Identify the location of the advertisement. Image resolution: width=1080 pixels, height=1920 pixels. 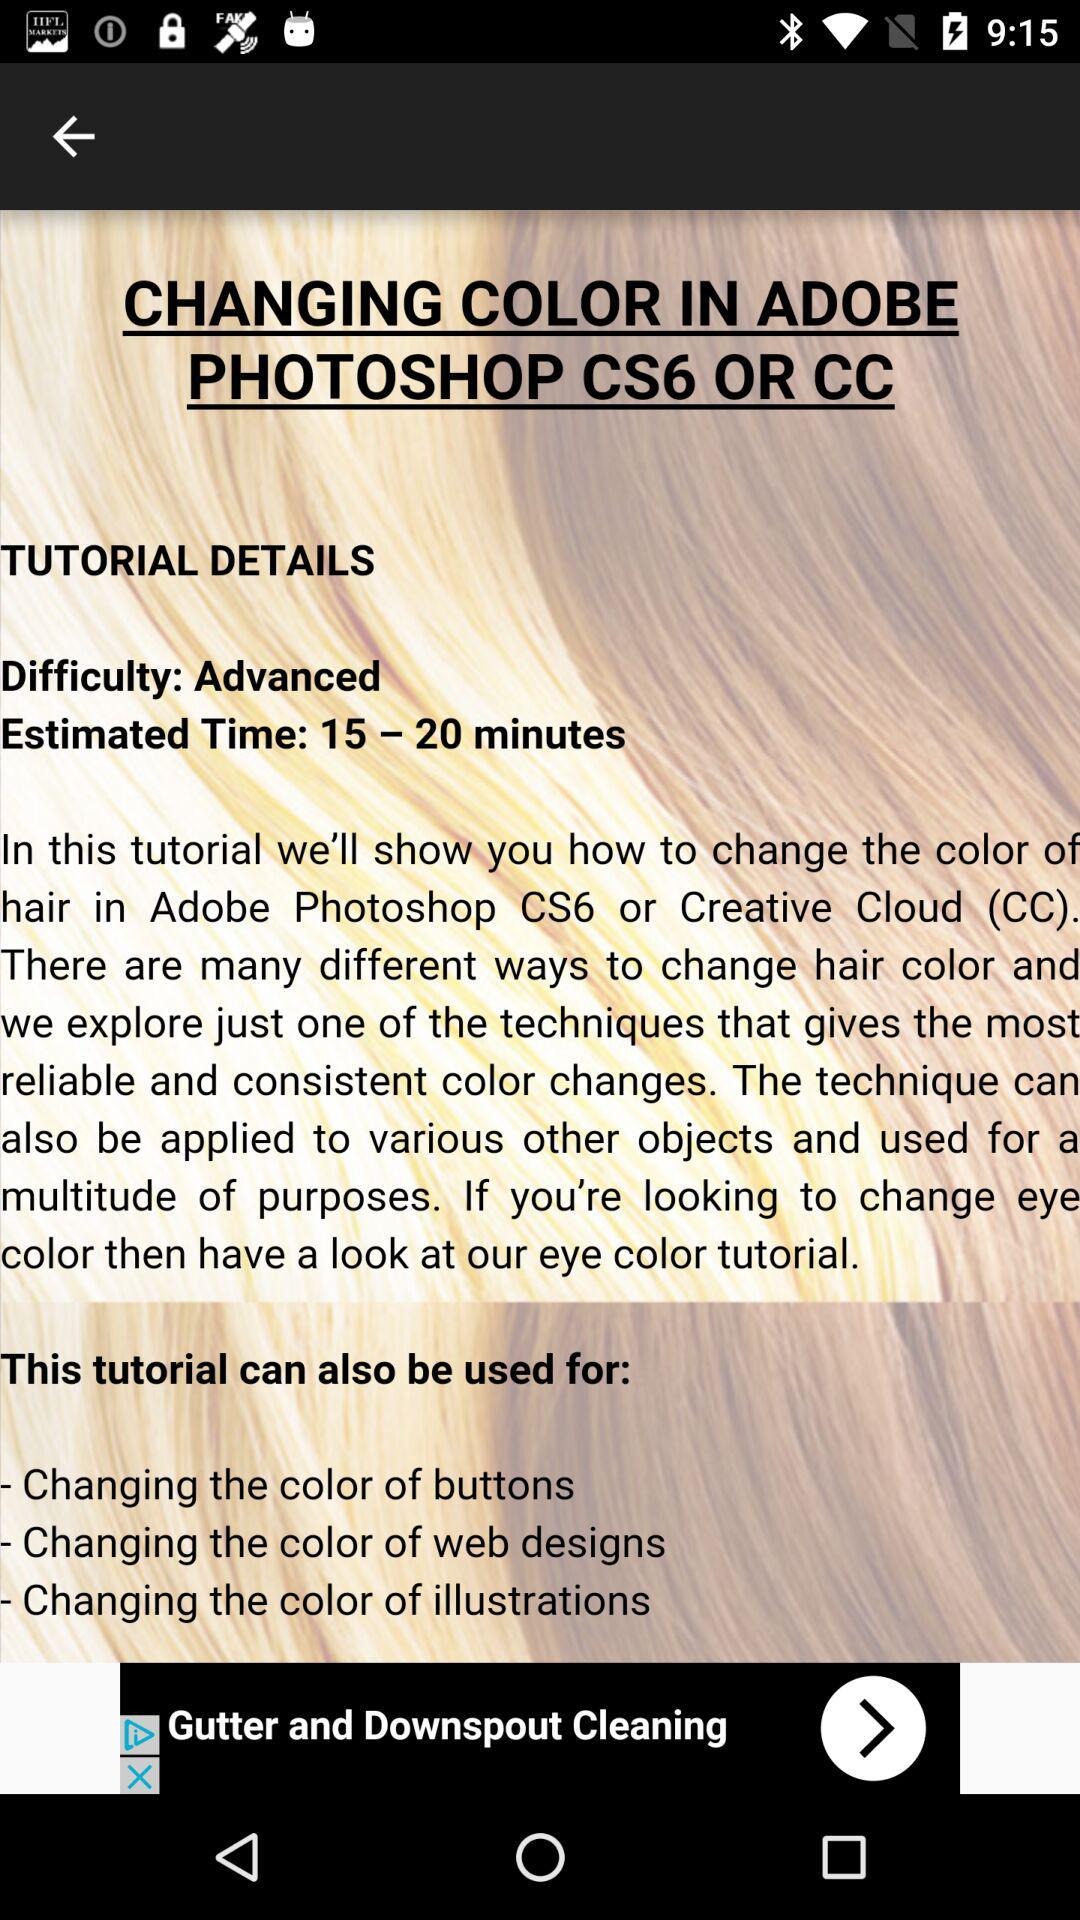
(540, 1727).